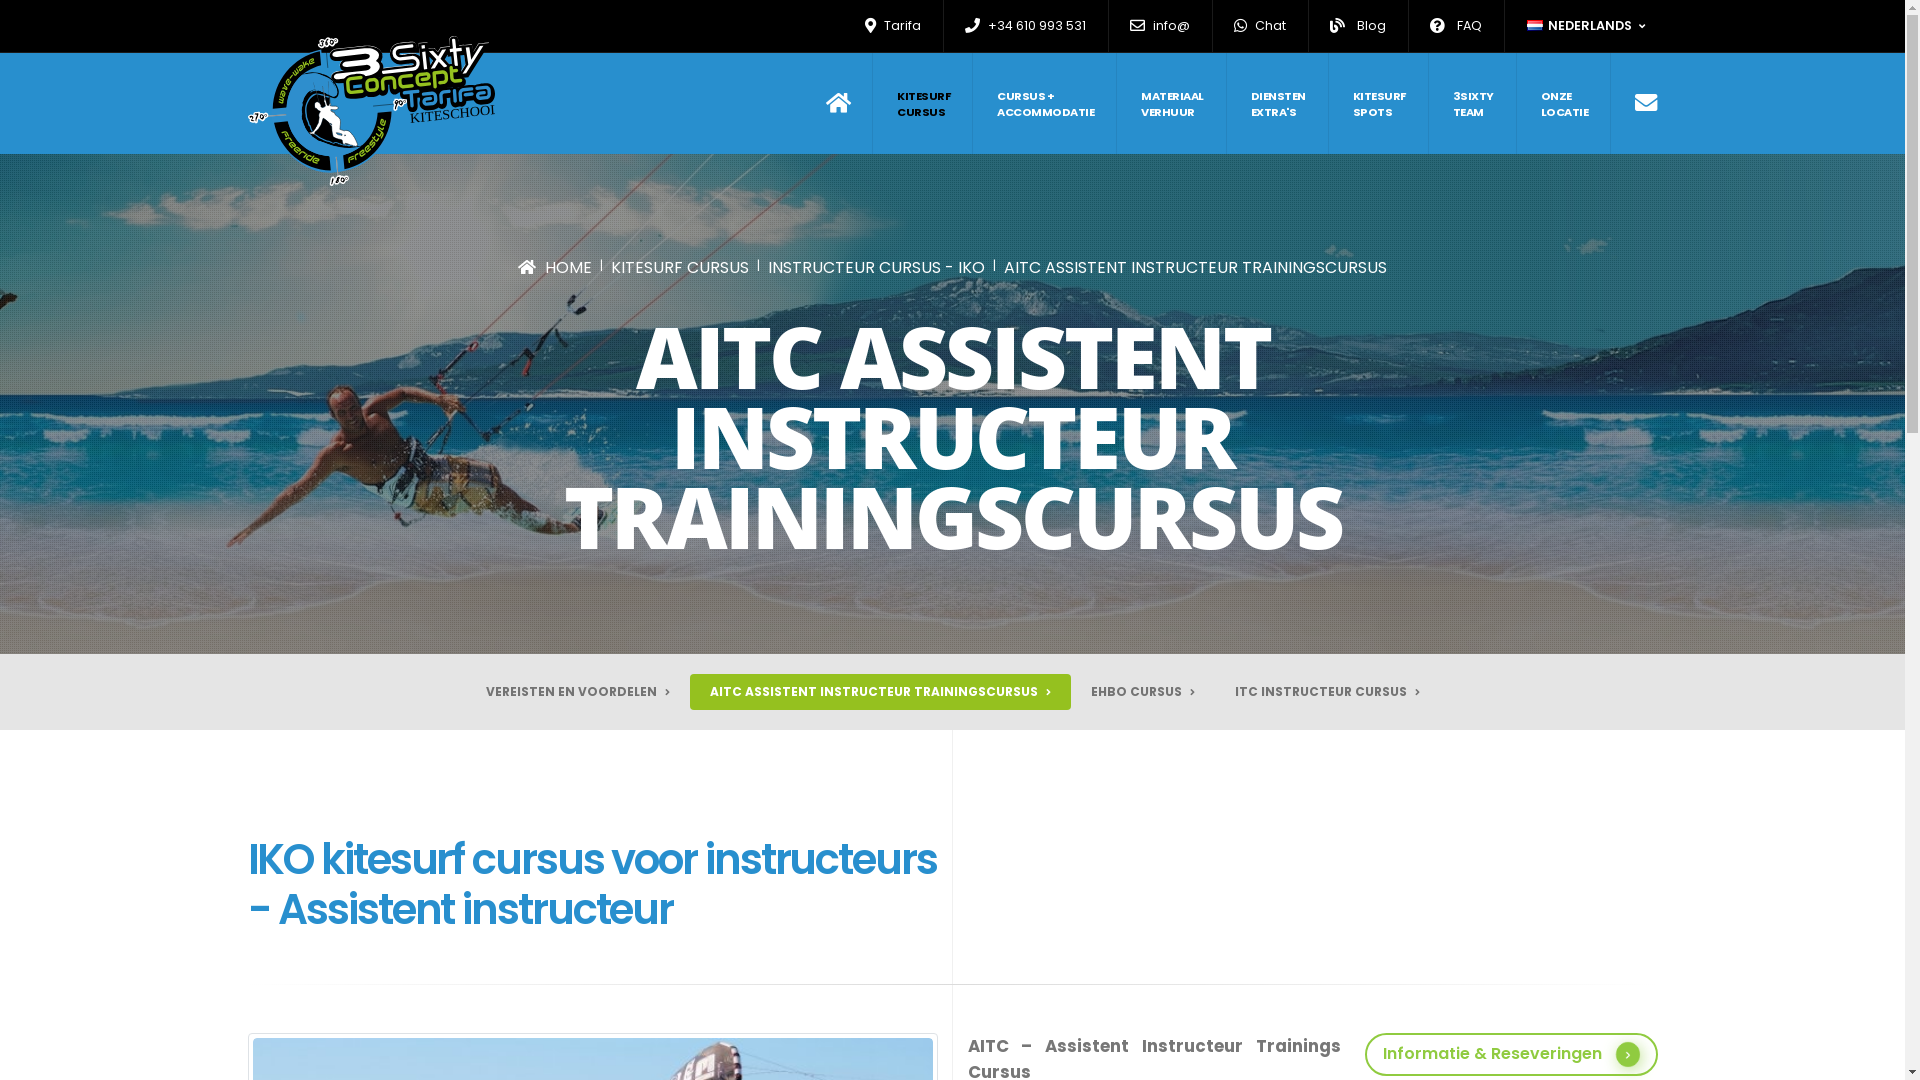 This screenshot has width=1920, height=1080. Describe the element at coordinates (1159, 26) in the screenshot. I see `'info@'` at that location.